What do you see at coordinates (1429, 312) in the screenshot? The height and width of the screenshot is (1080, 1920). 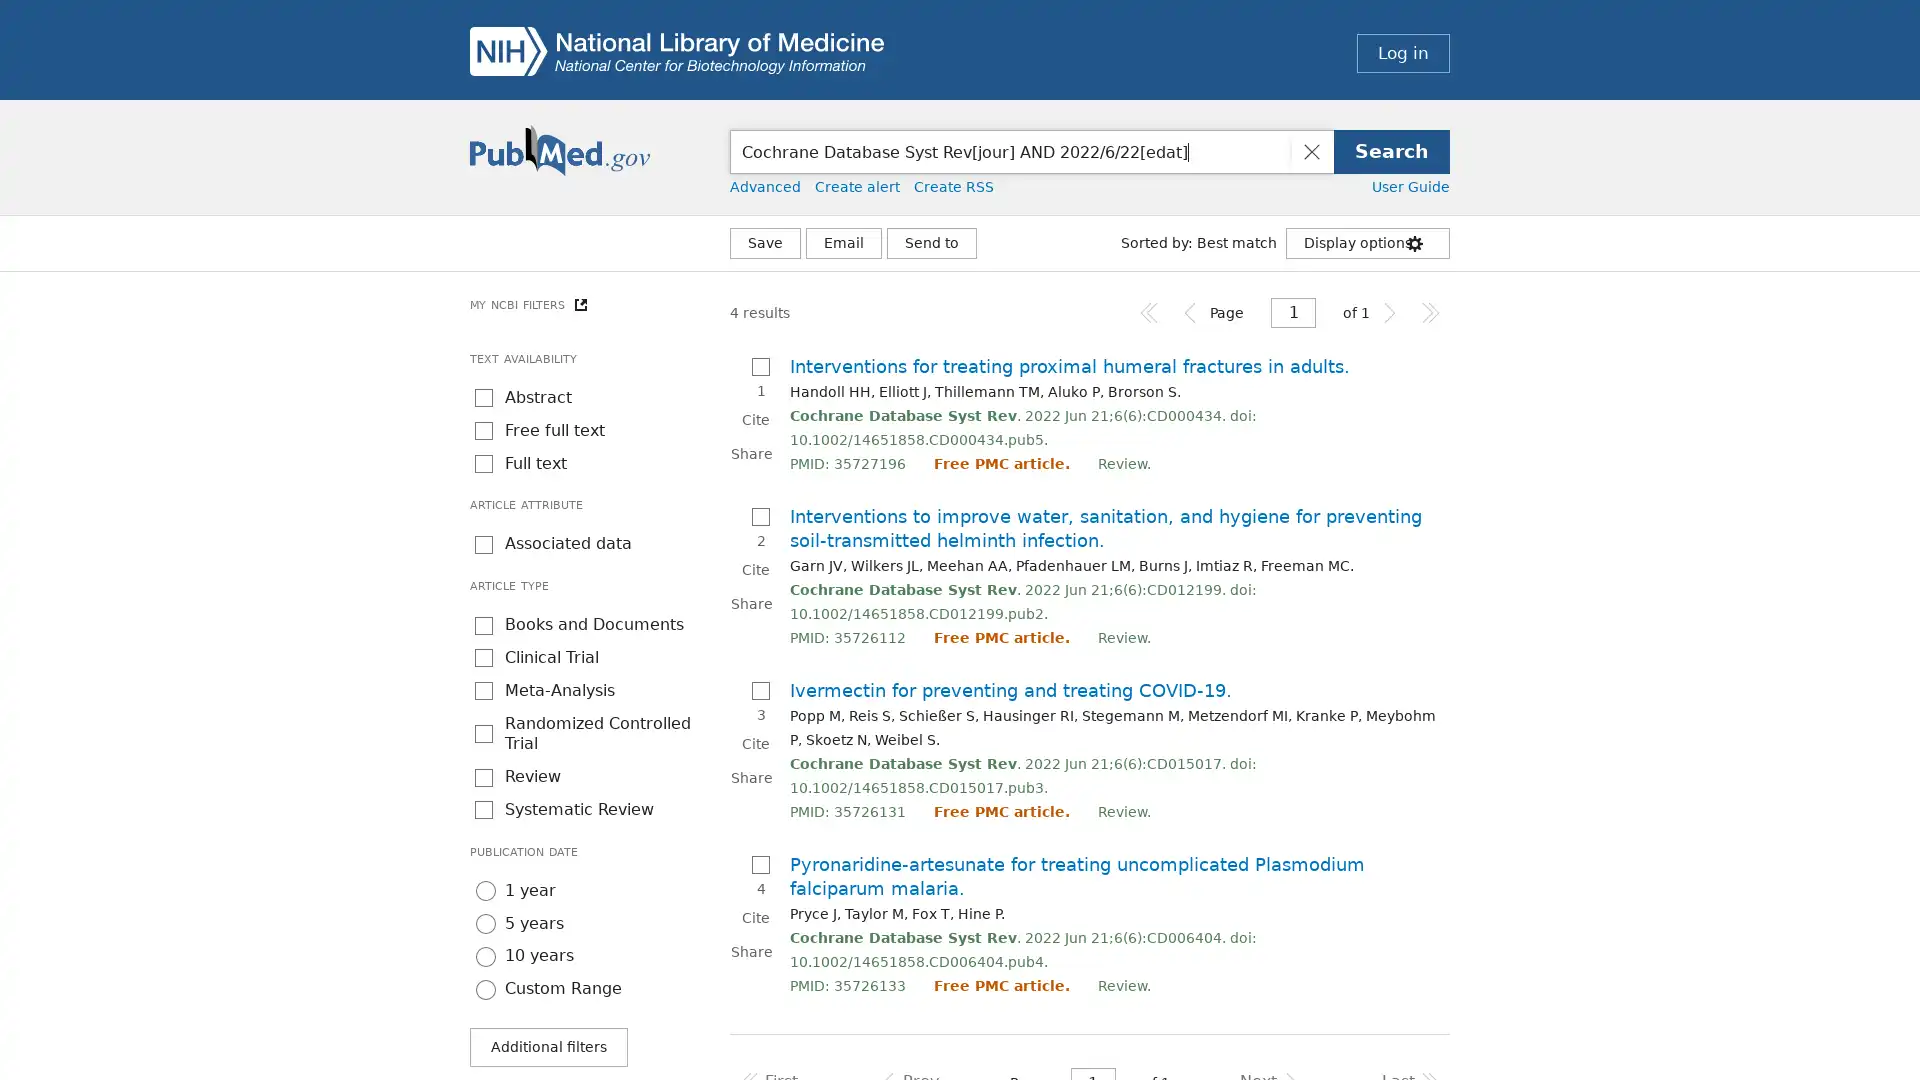 I see `Navigates to the last page of results.` at bounding box center [1429, 312].